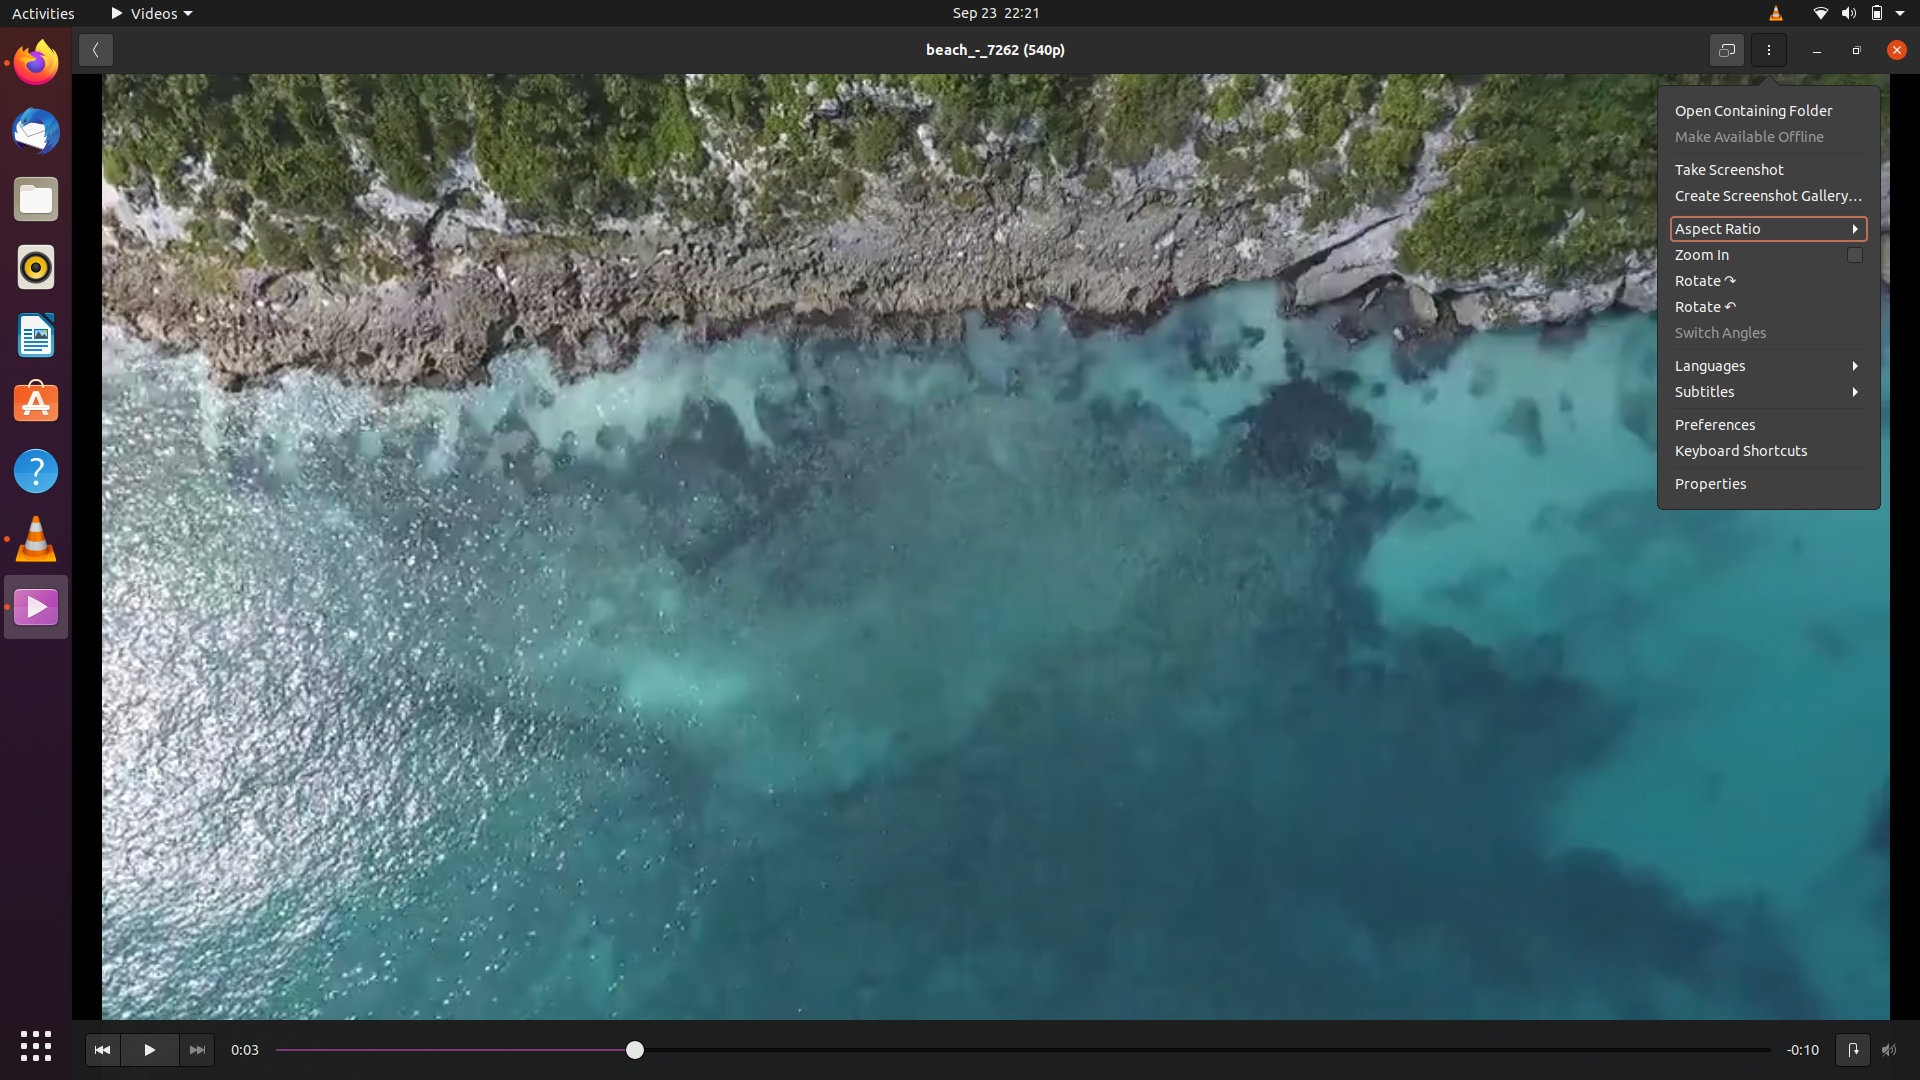 The height and width of the screenshot is (1080, 1920). Describe the element at coordinates (1771, 485) in the screenshot. I see `Retrieve the properties of the actively running video` at that location.